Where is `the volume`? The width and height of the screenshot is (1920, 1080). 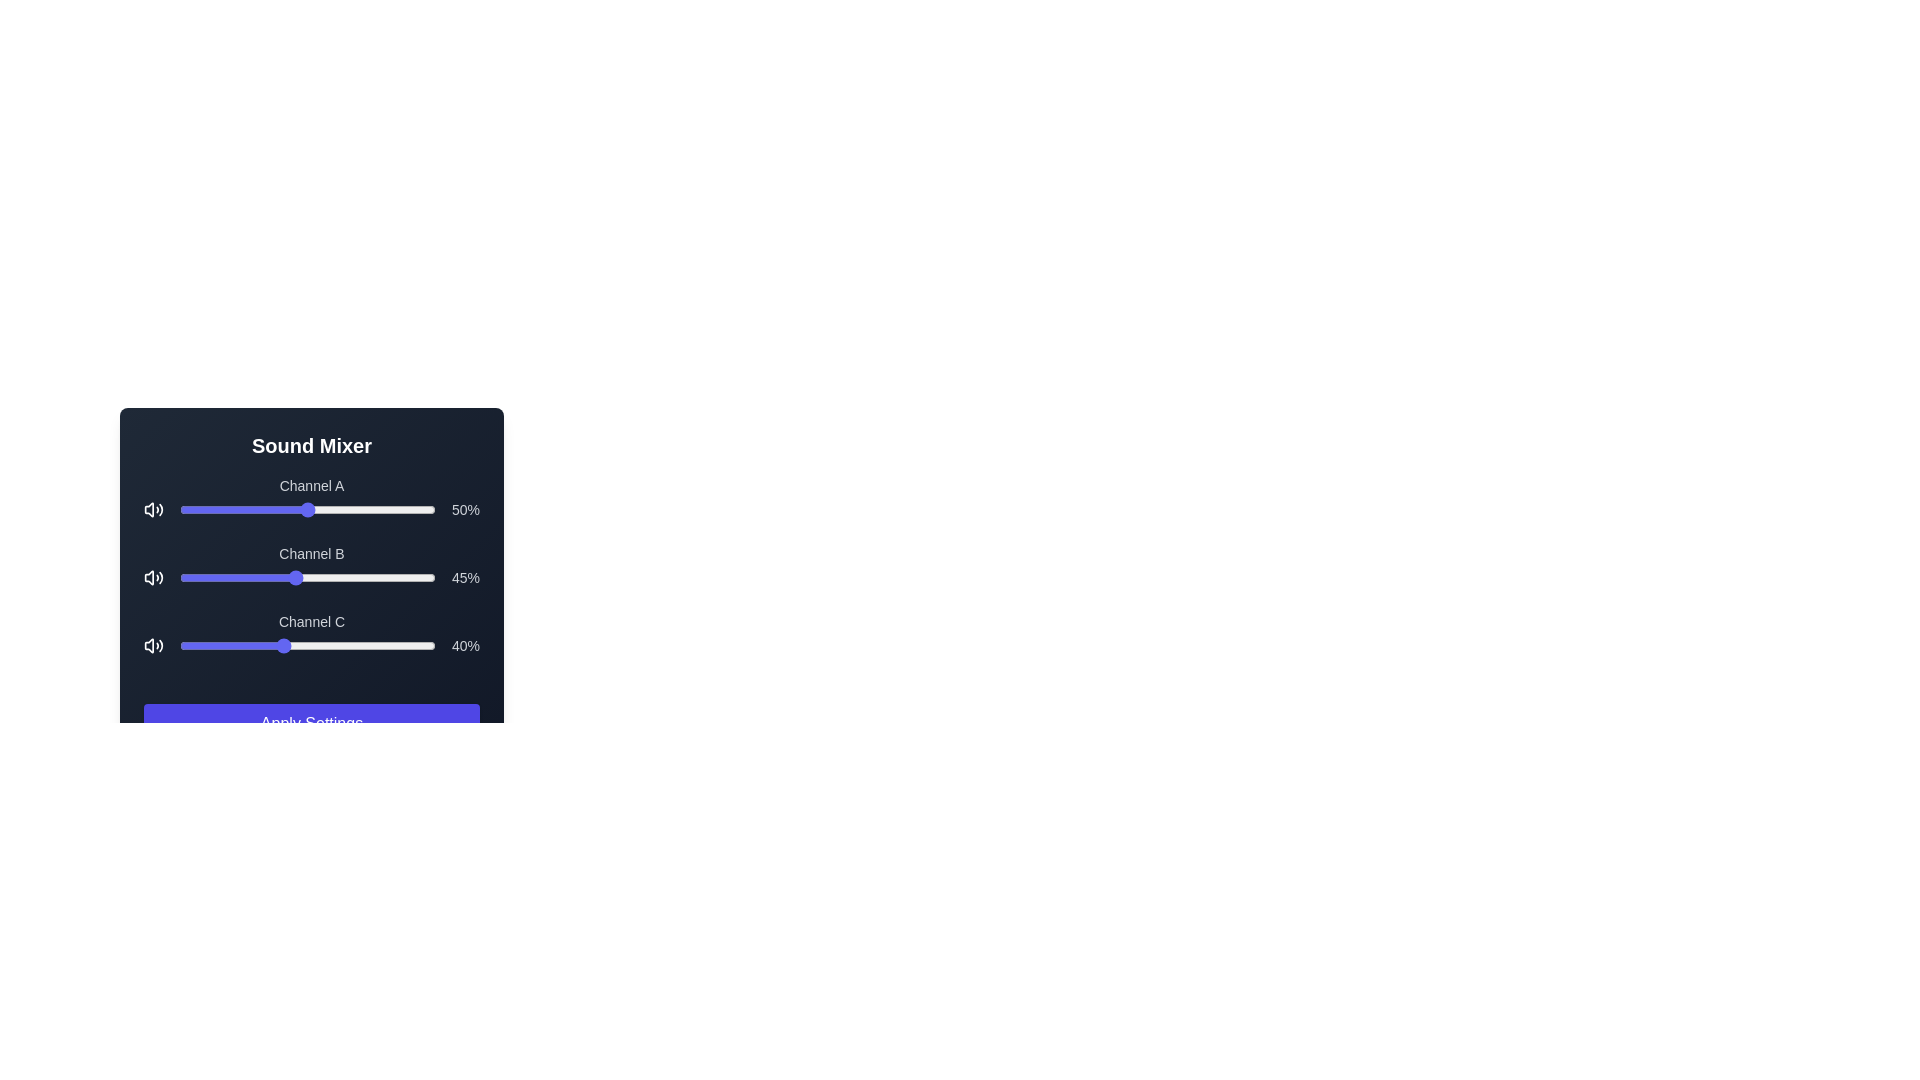 the volume is located at coordinates (215, 508).